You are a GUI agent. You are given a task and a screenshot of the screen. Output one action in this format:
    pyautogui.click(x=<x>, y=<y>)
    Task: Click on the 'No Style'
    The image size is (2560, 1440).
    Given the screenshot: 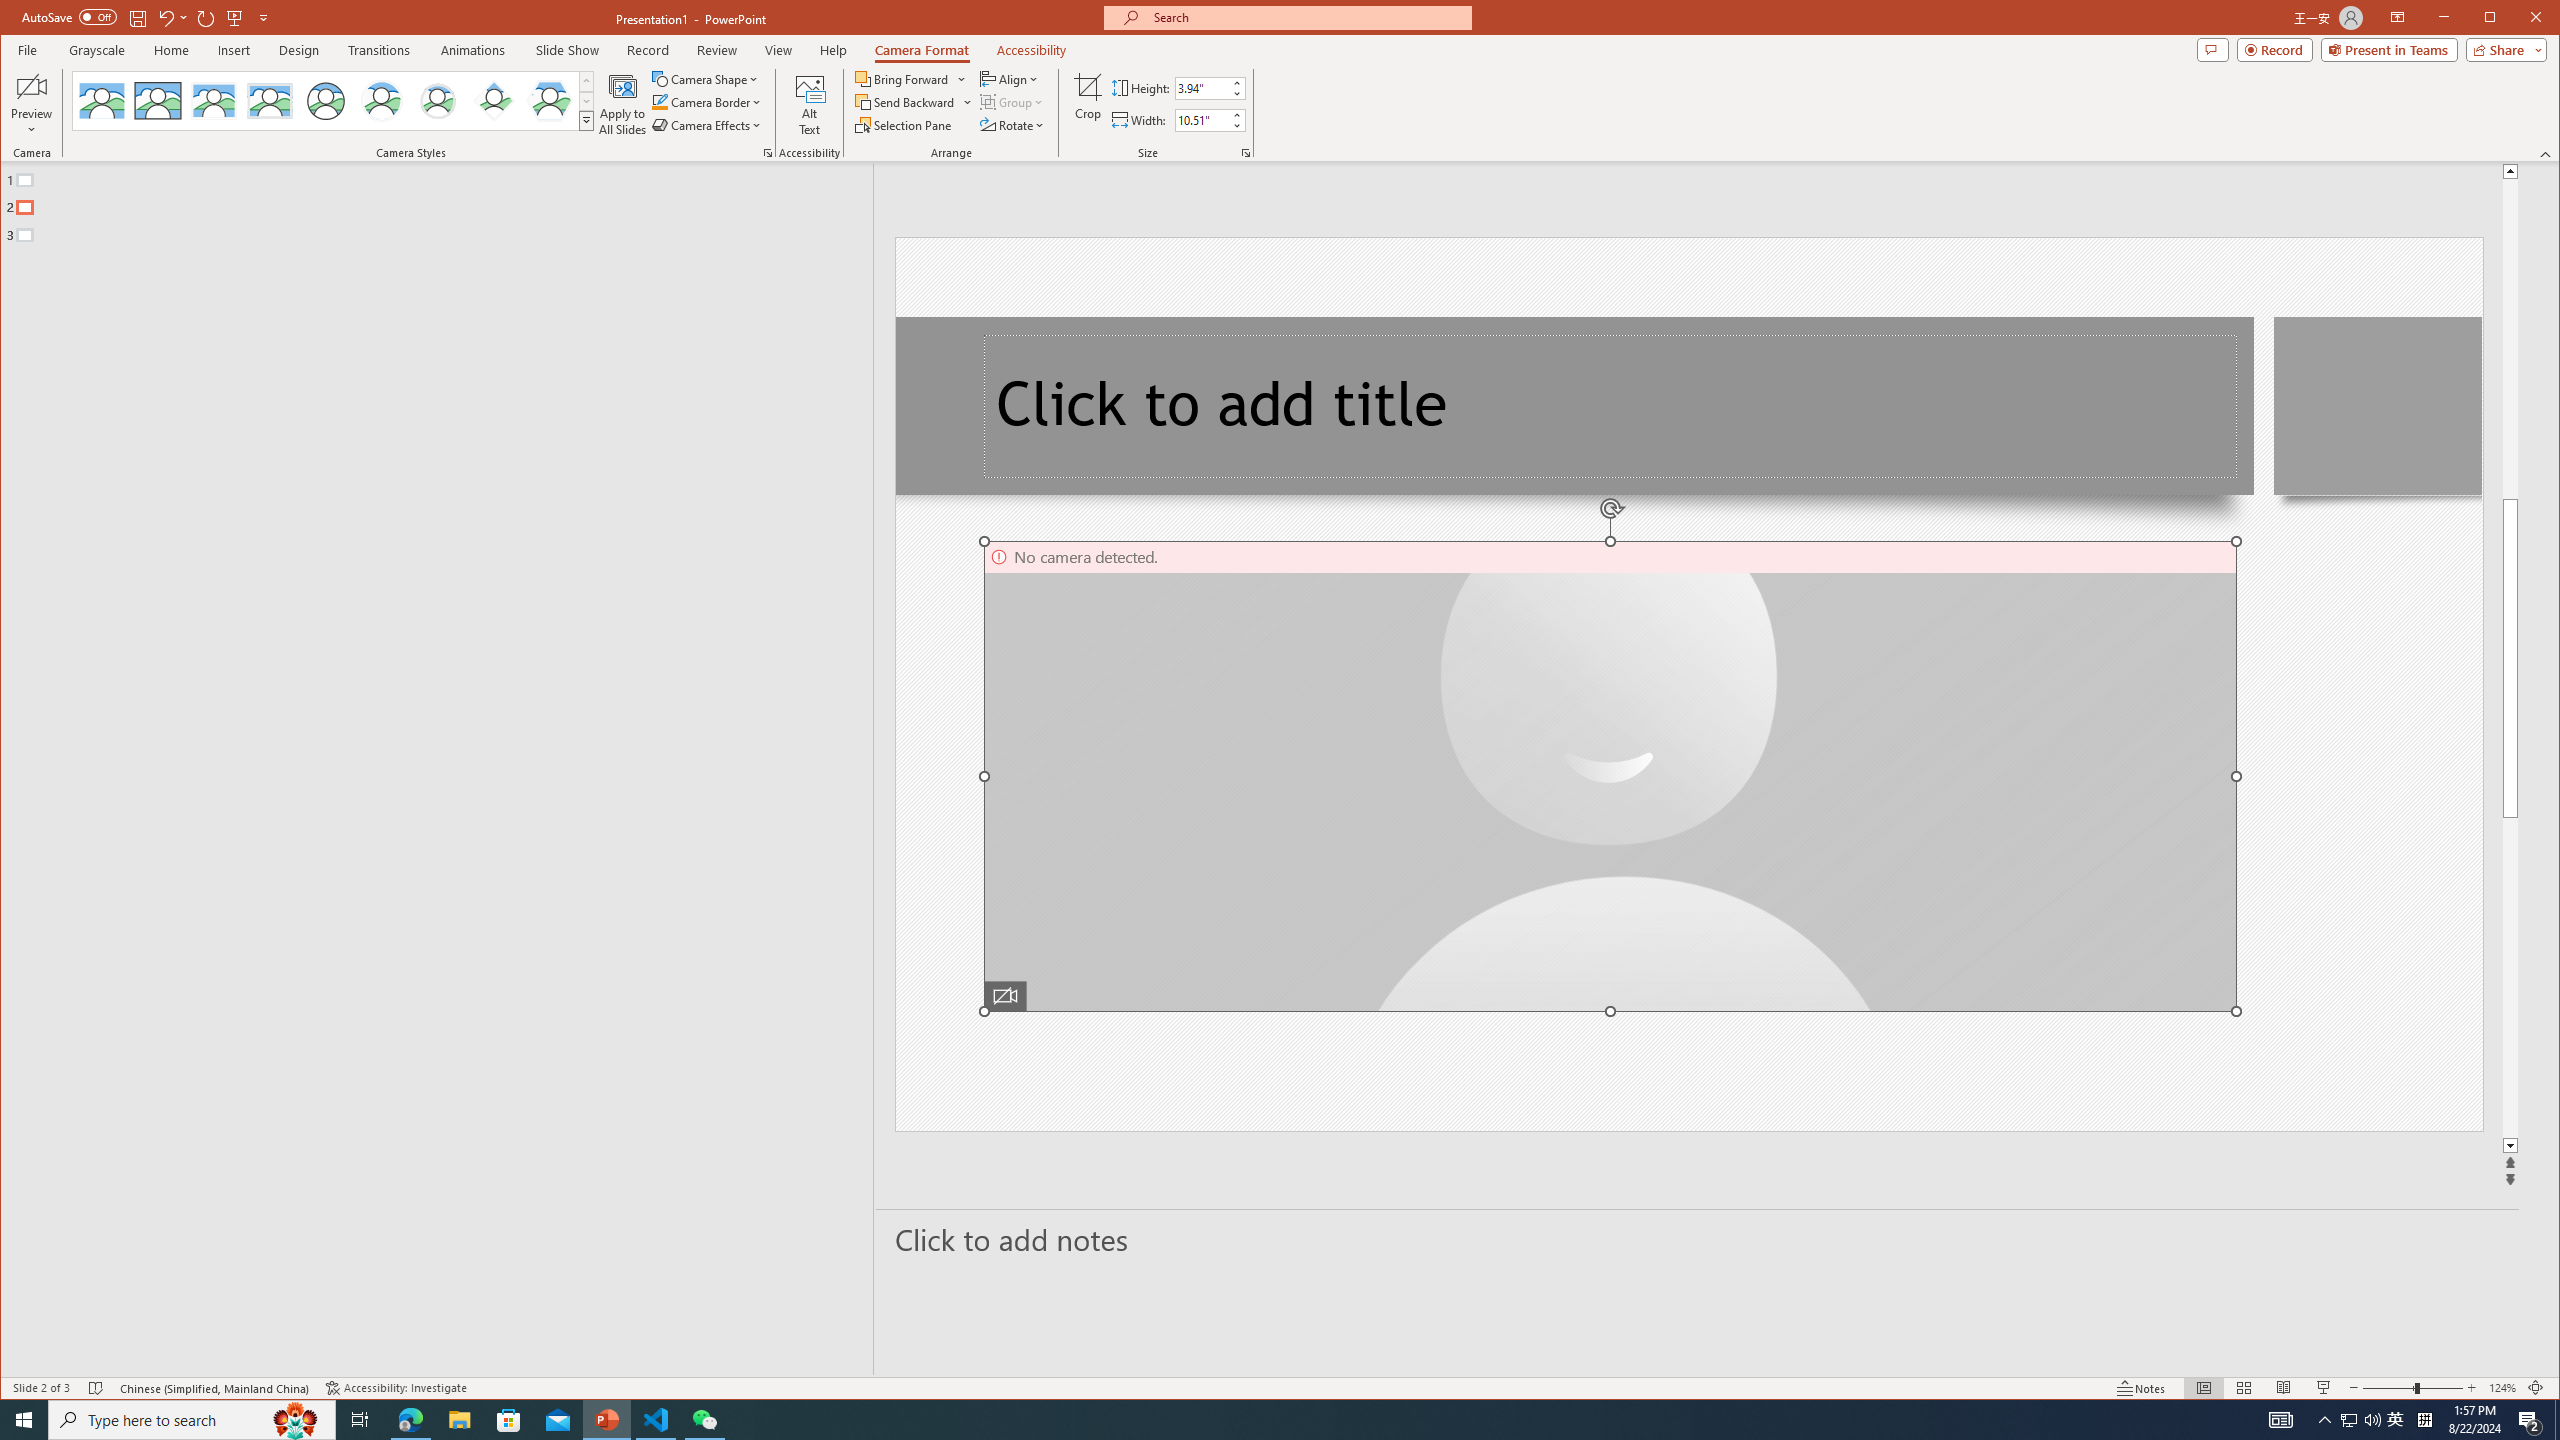 What is the action you would take?
    pyautogui.click(x=101, y=100)
    